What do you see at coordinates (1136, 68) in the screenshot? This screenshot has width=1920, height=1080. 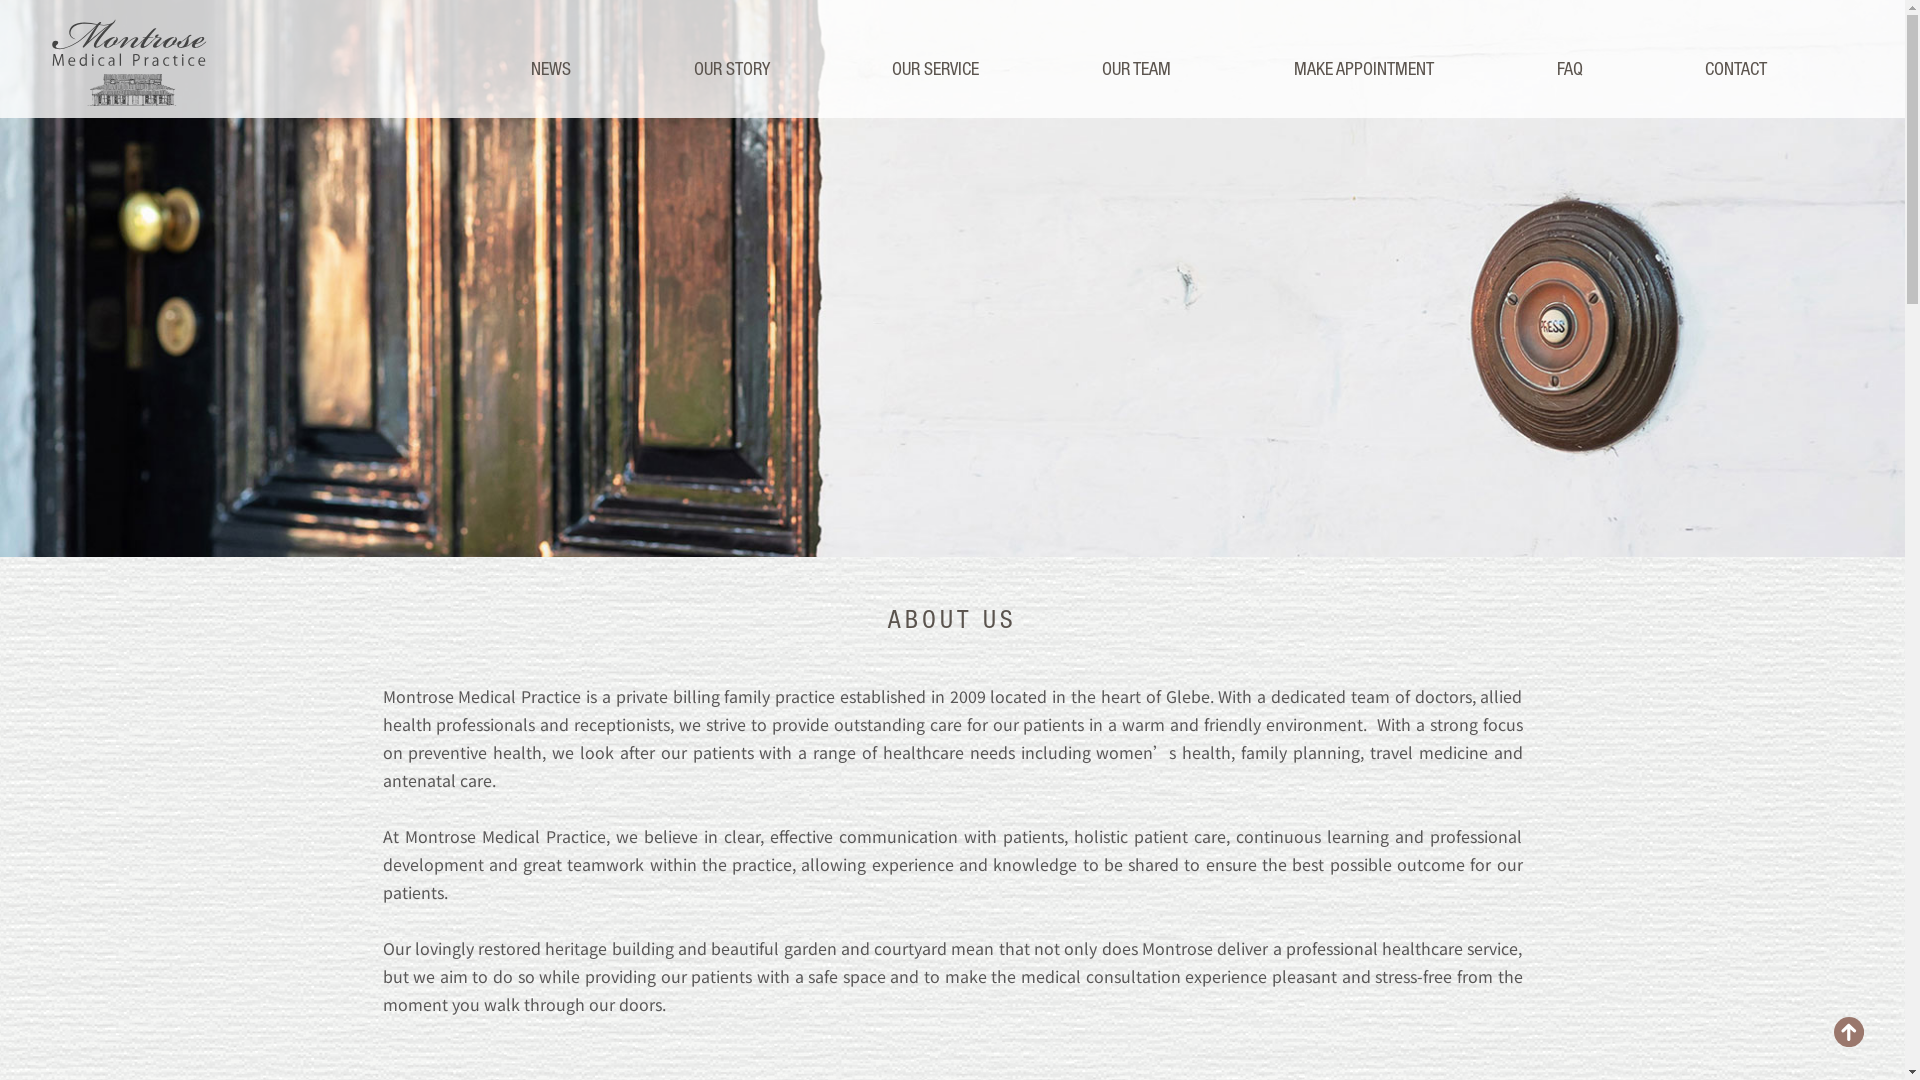 I see `'OUR TEAM'` at bounding box center [1136, 68].